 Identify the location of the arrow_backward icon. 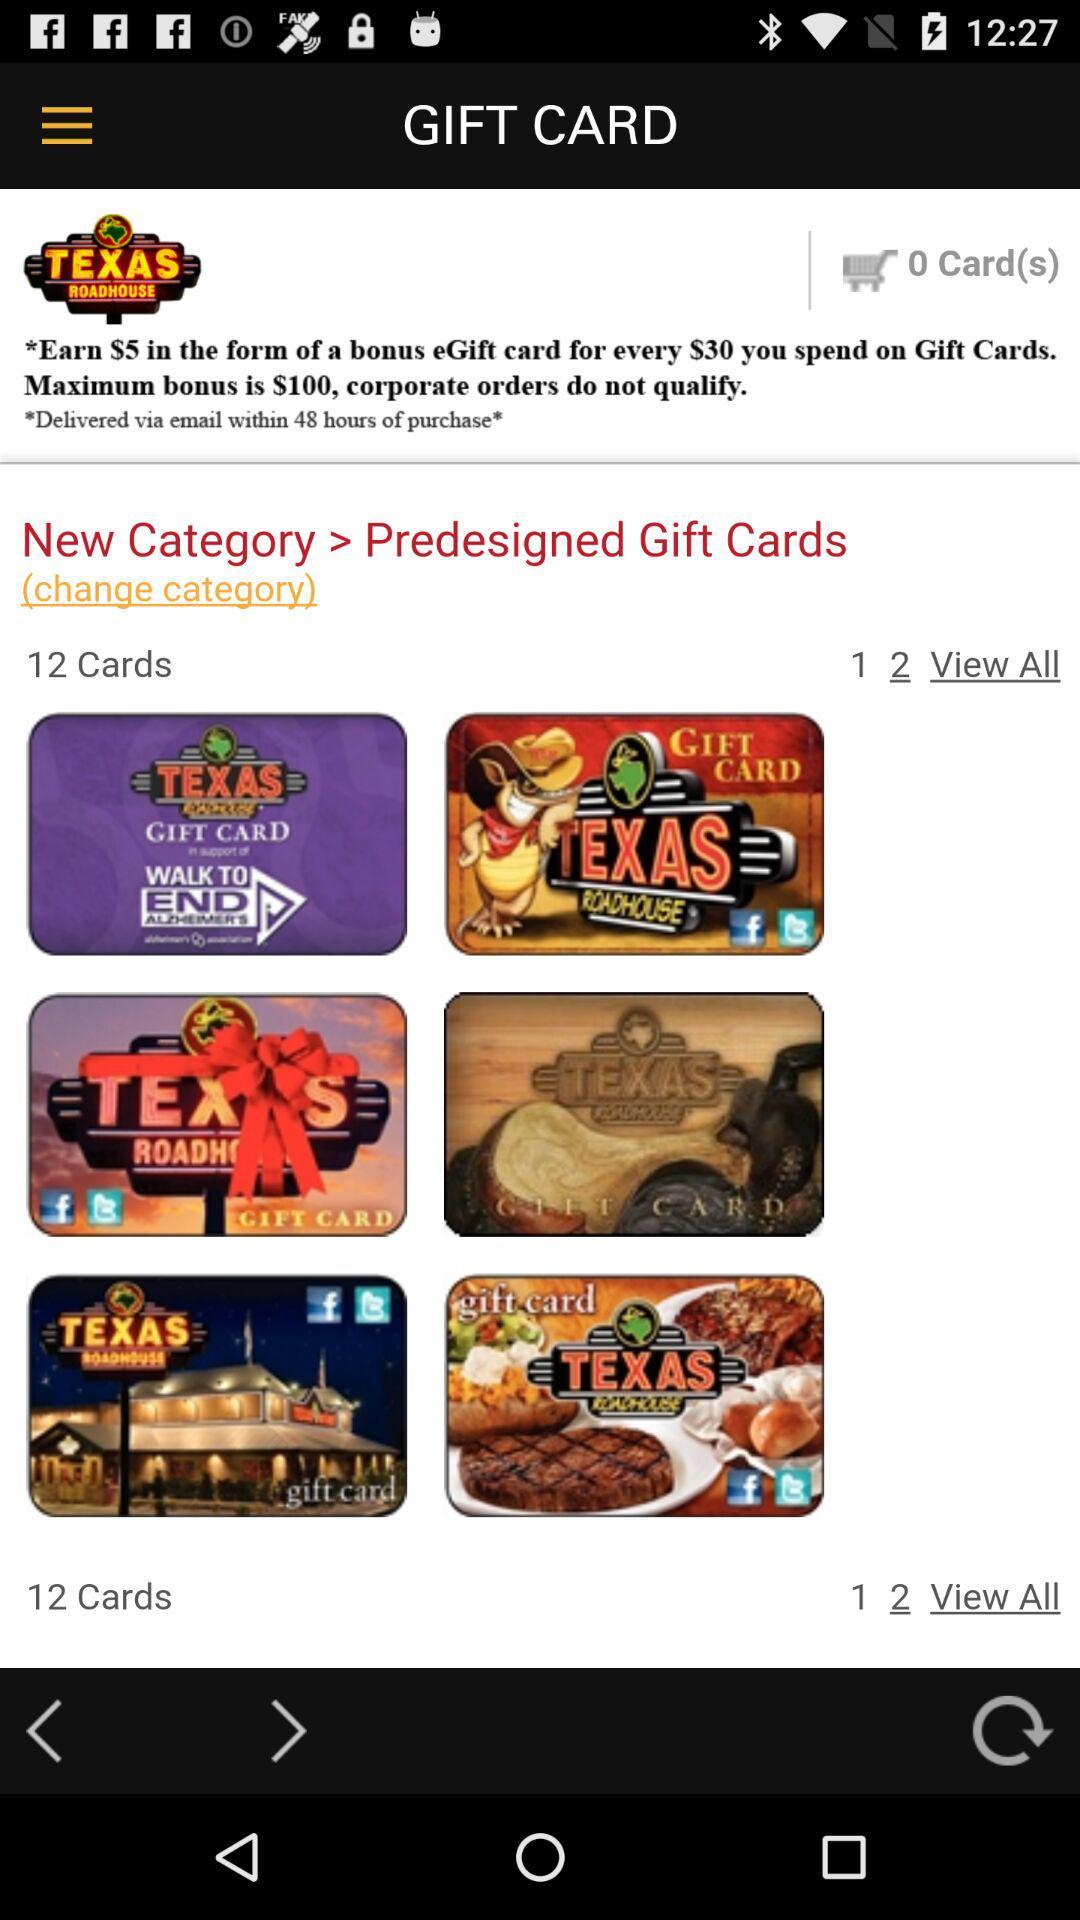
(43, 1851).